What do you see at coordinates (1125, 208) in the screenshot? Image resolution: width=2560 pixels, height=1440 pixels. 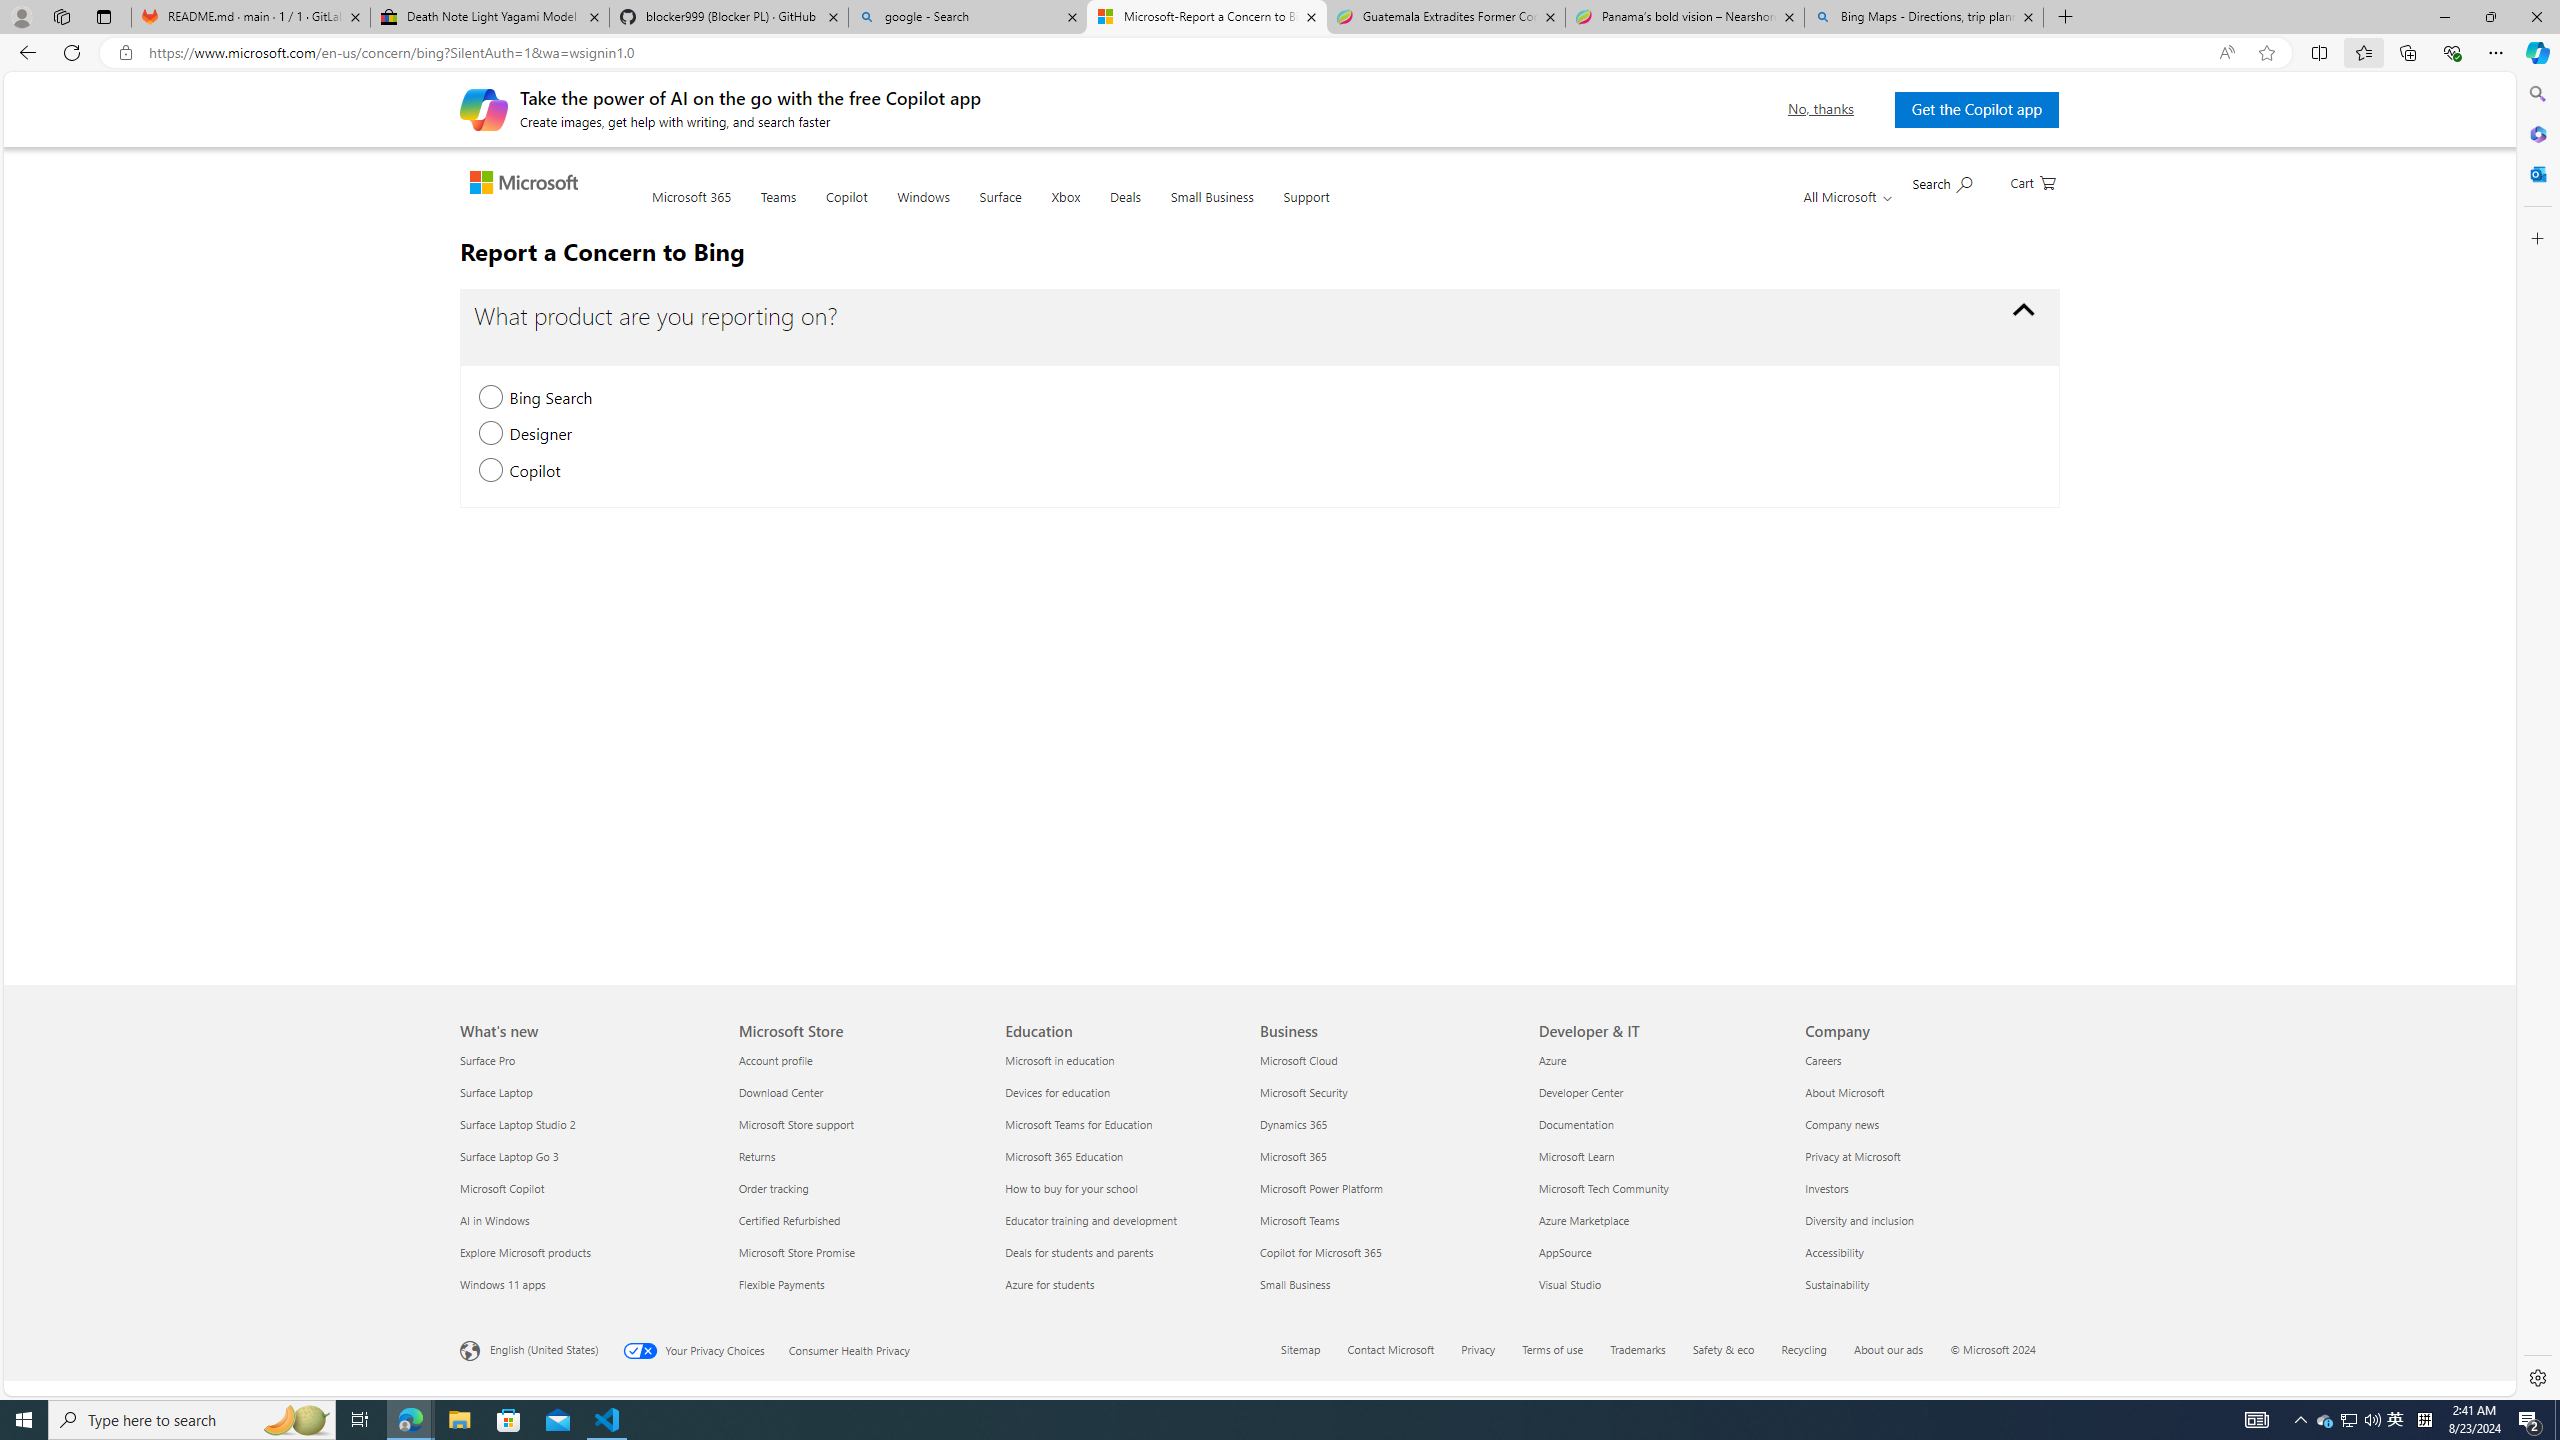 I see `'Deals'` at bounding box center [1125, 208].